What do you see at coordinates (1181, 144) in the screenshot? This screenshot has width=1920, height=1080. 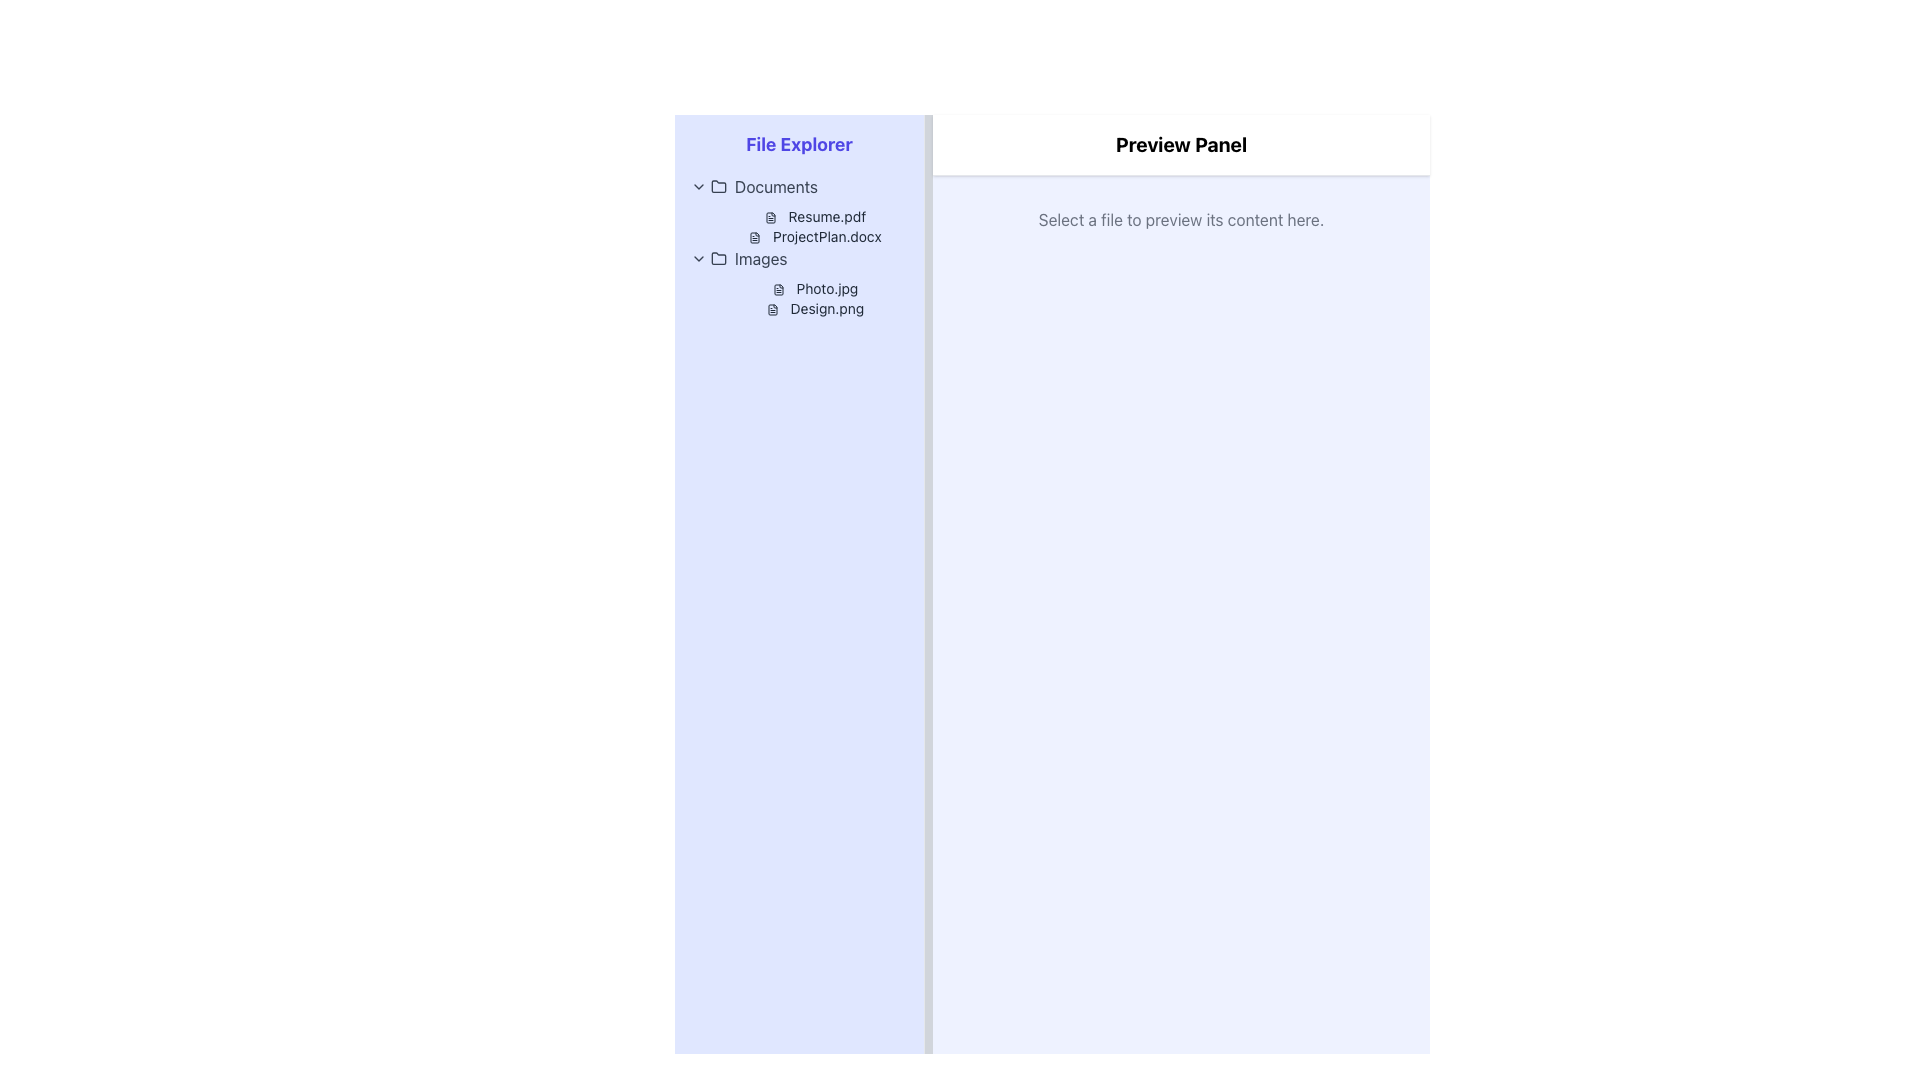 I see `descriptive header text of the 'Preview Panel' section located in the header of the right panel, which indicates its purpose for displaying previewed file contents` at bounding box center [1181, 144].